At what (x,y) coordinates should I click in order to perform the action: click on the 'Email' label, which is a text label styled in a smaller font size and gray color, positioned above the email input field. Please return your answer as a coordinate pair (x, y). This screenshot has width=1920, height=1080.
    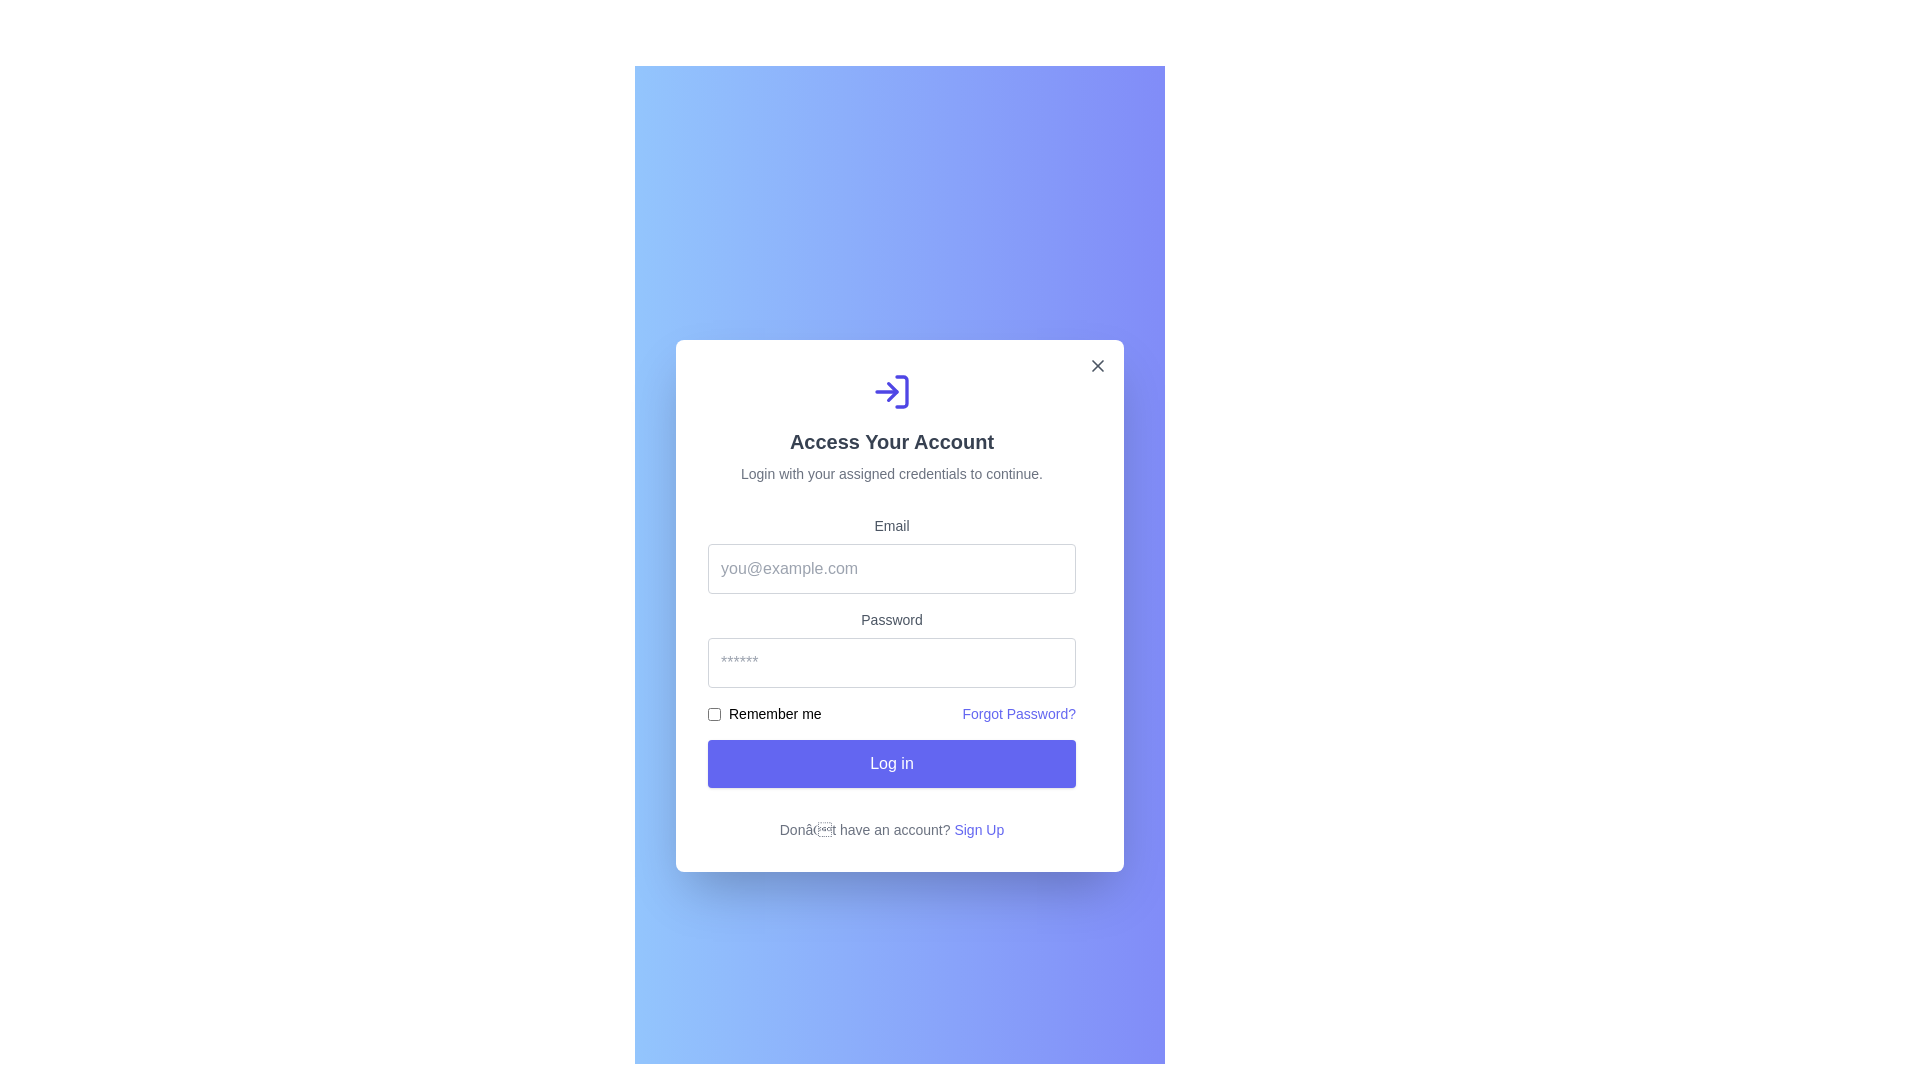
    Looking at the image, I should click on (891, 524).